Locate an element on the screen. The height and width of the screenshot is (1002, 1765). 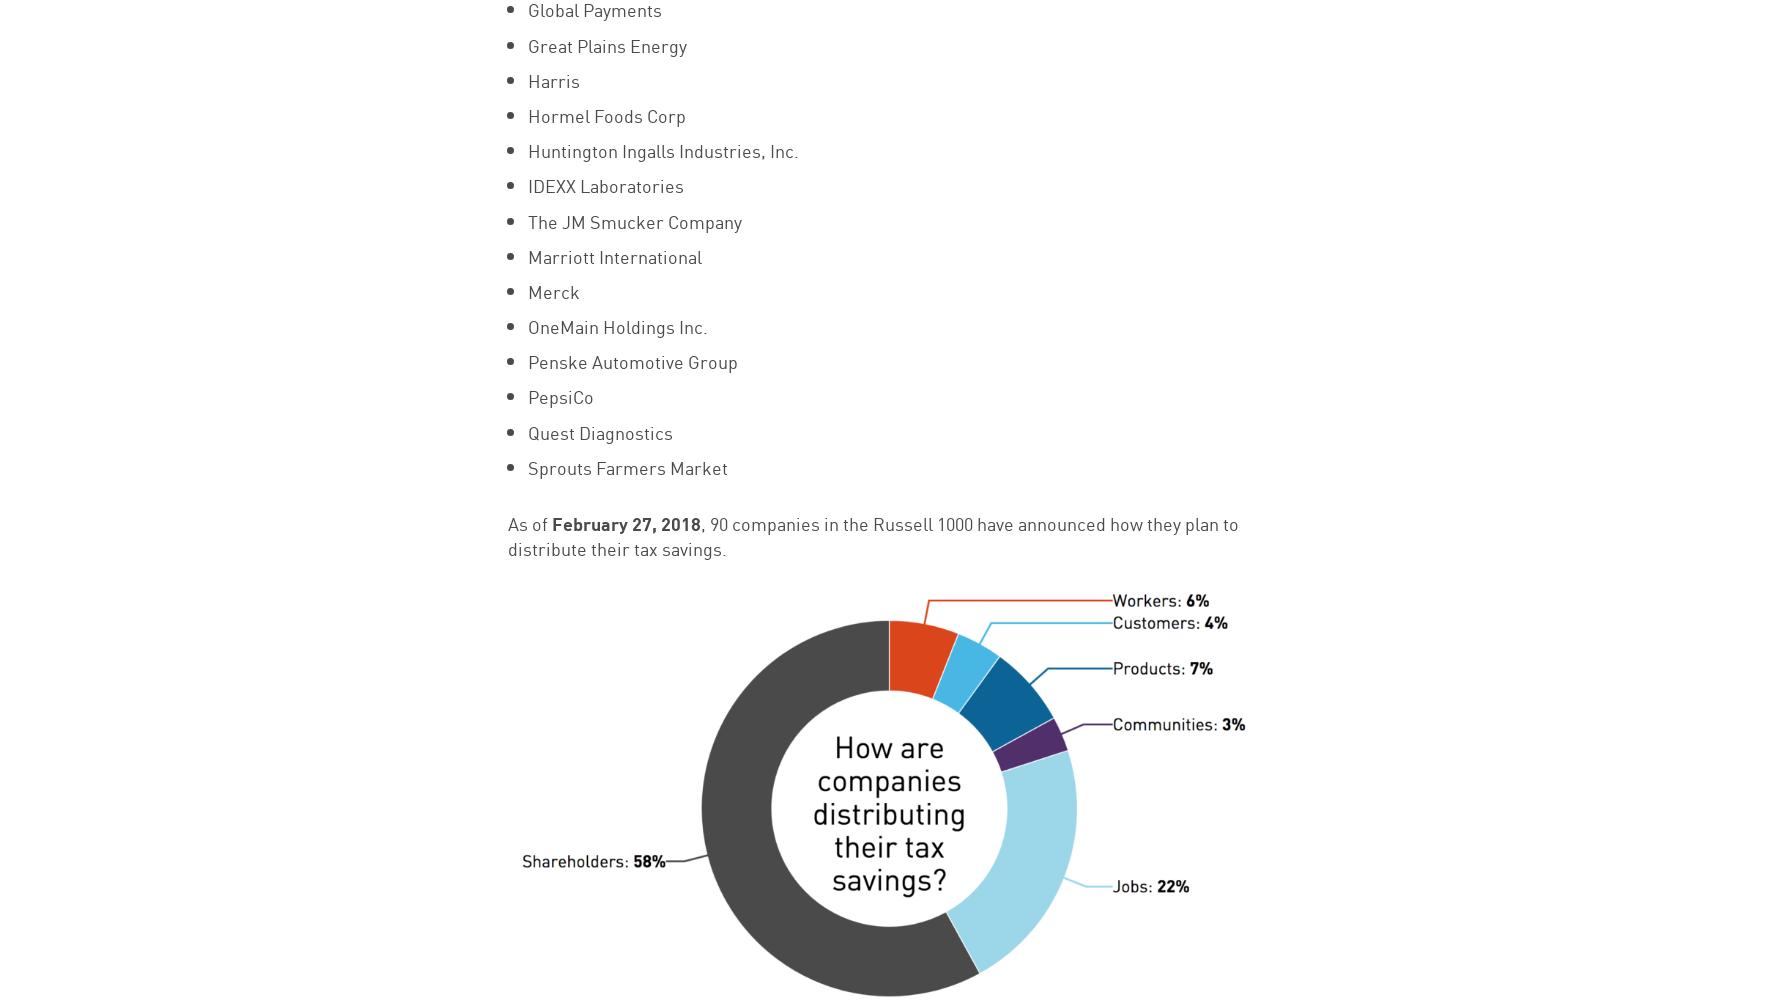
'Marriott International' is located at coordinates (526, 254).